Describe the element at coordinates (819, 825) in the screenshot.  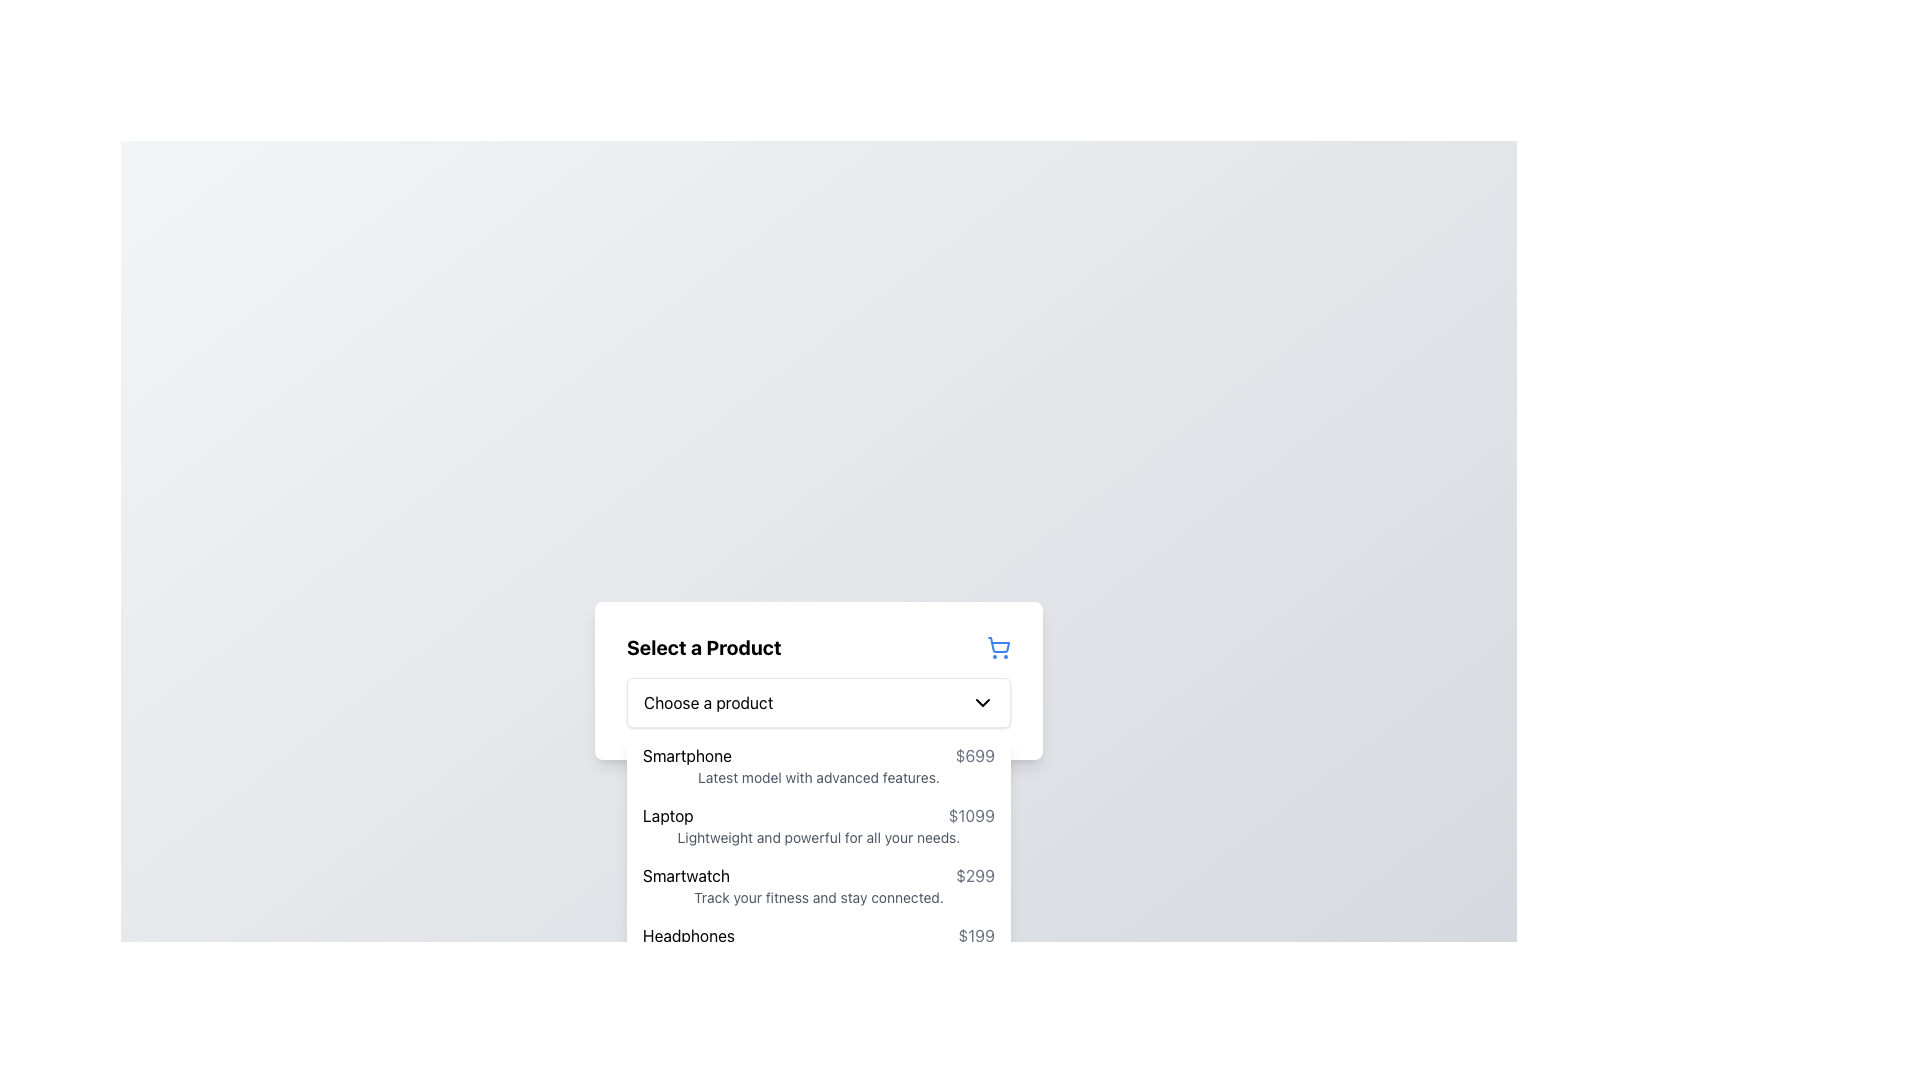
I see `to select the product labeled 'Laptop' from the dropdown menu, which is the second item in the list and visually distinct with its bold title and accompanying price and description` at that location.